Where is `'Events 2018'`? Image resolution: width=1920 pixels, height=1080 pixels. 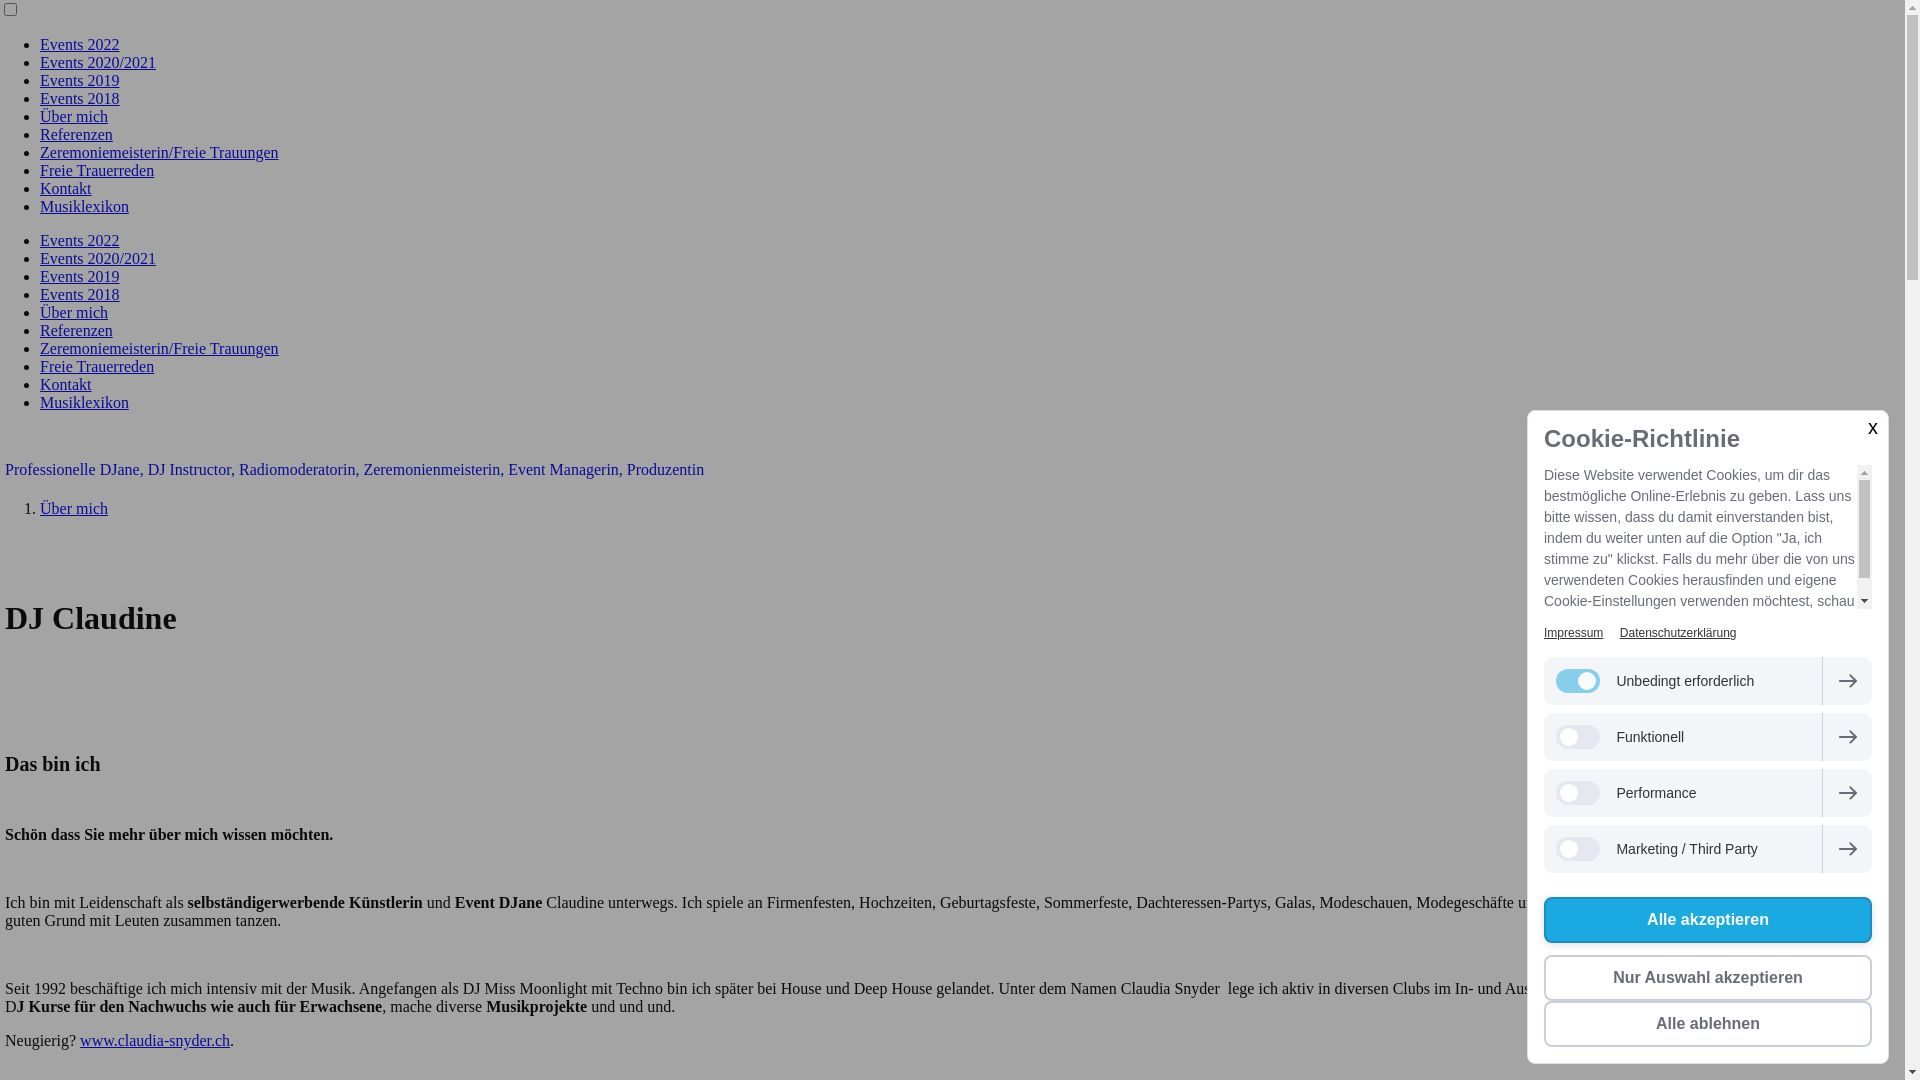
'Events 2018' is located at coordinates (80, 98).